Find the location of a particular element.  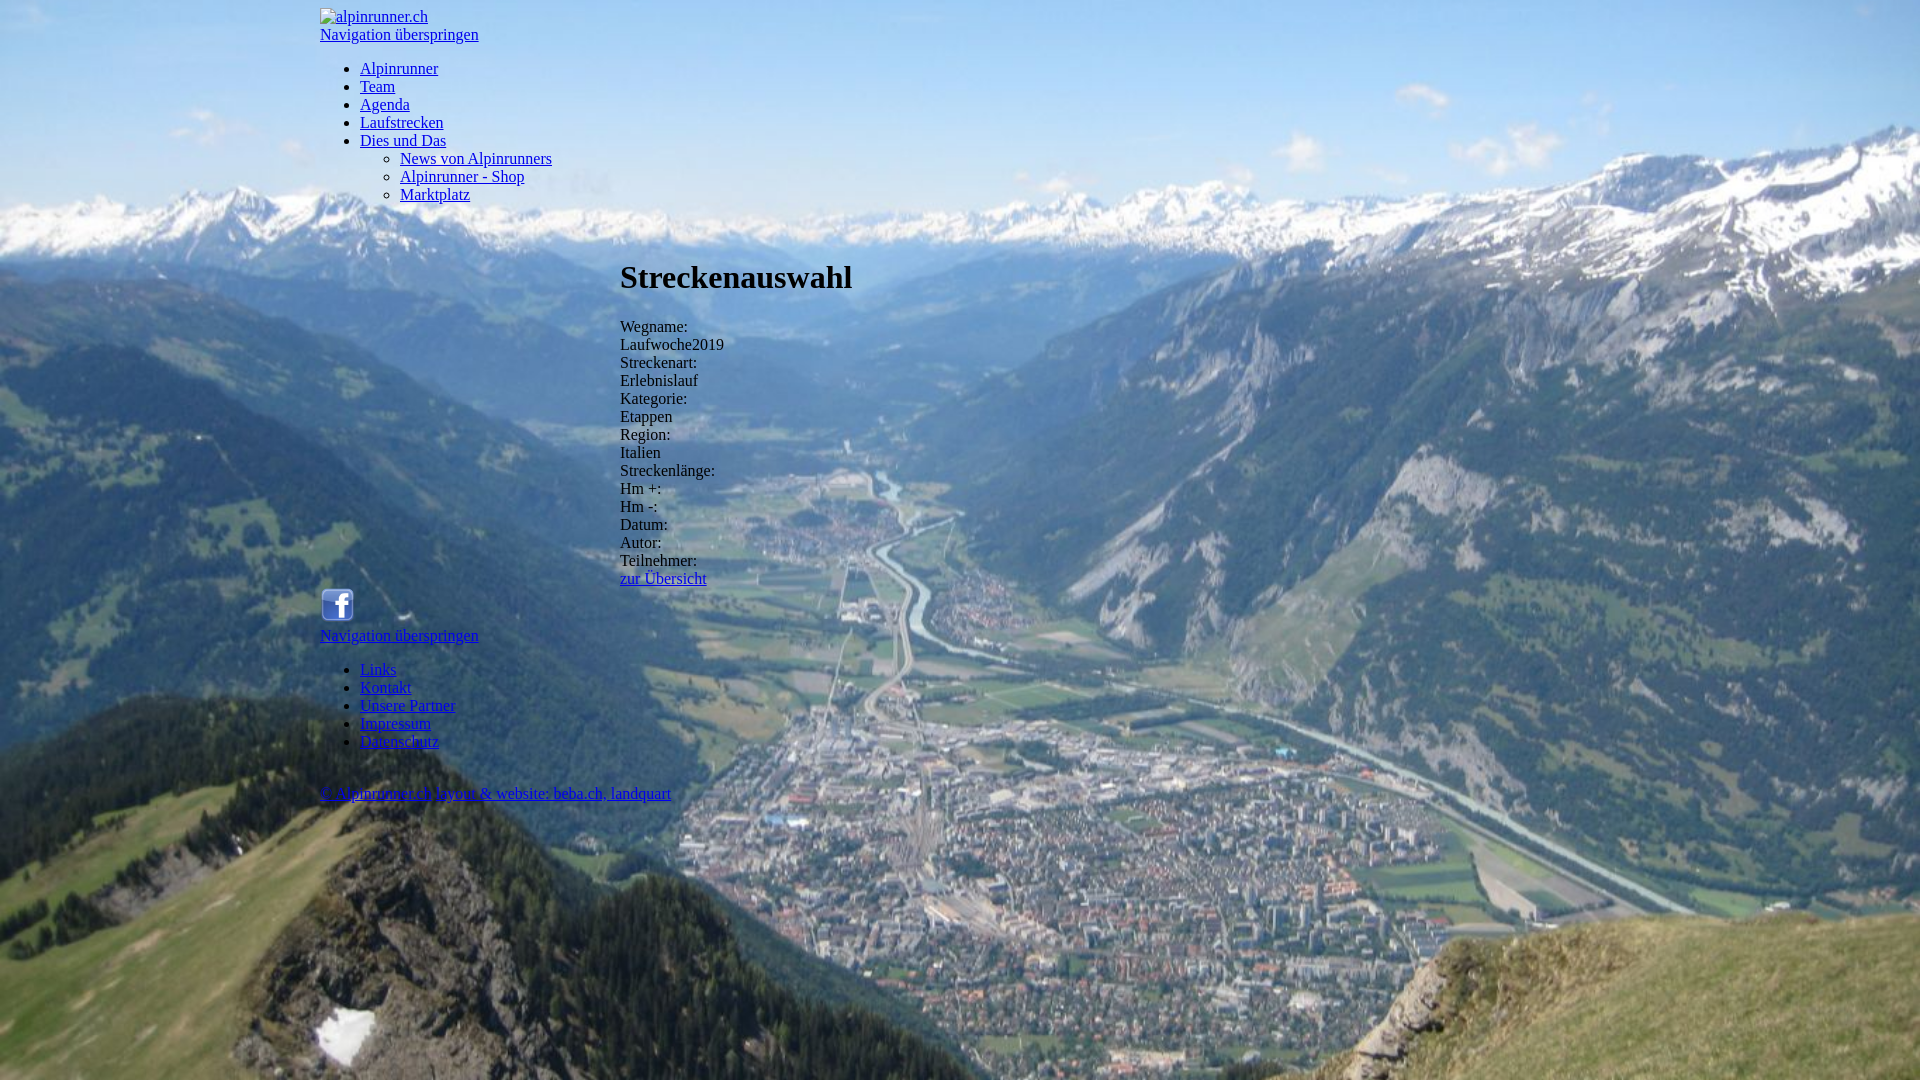

'Laufstrecken' is located at coordinates (401, 122).